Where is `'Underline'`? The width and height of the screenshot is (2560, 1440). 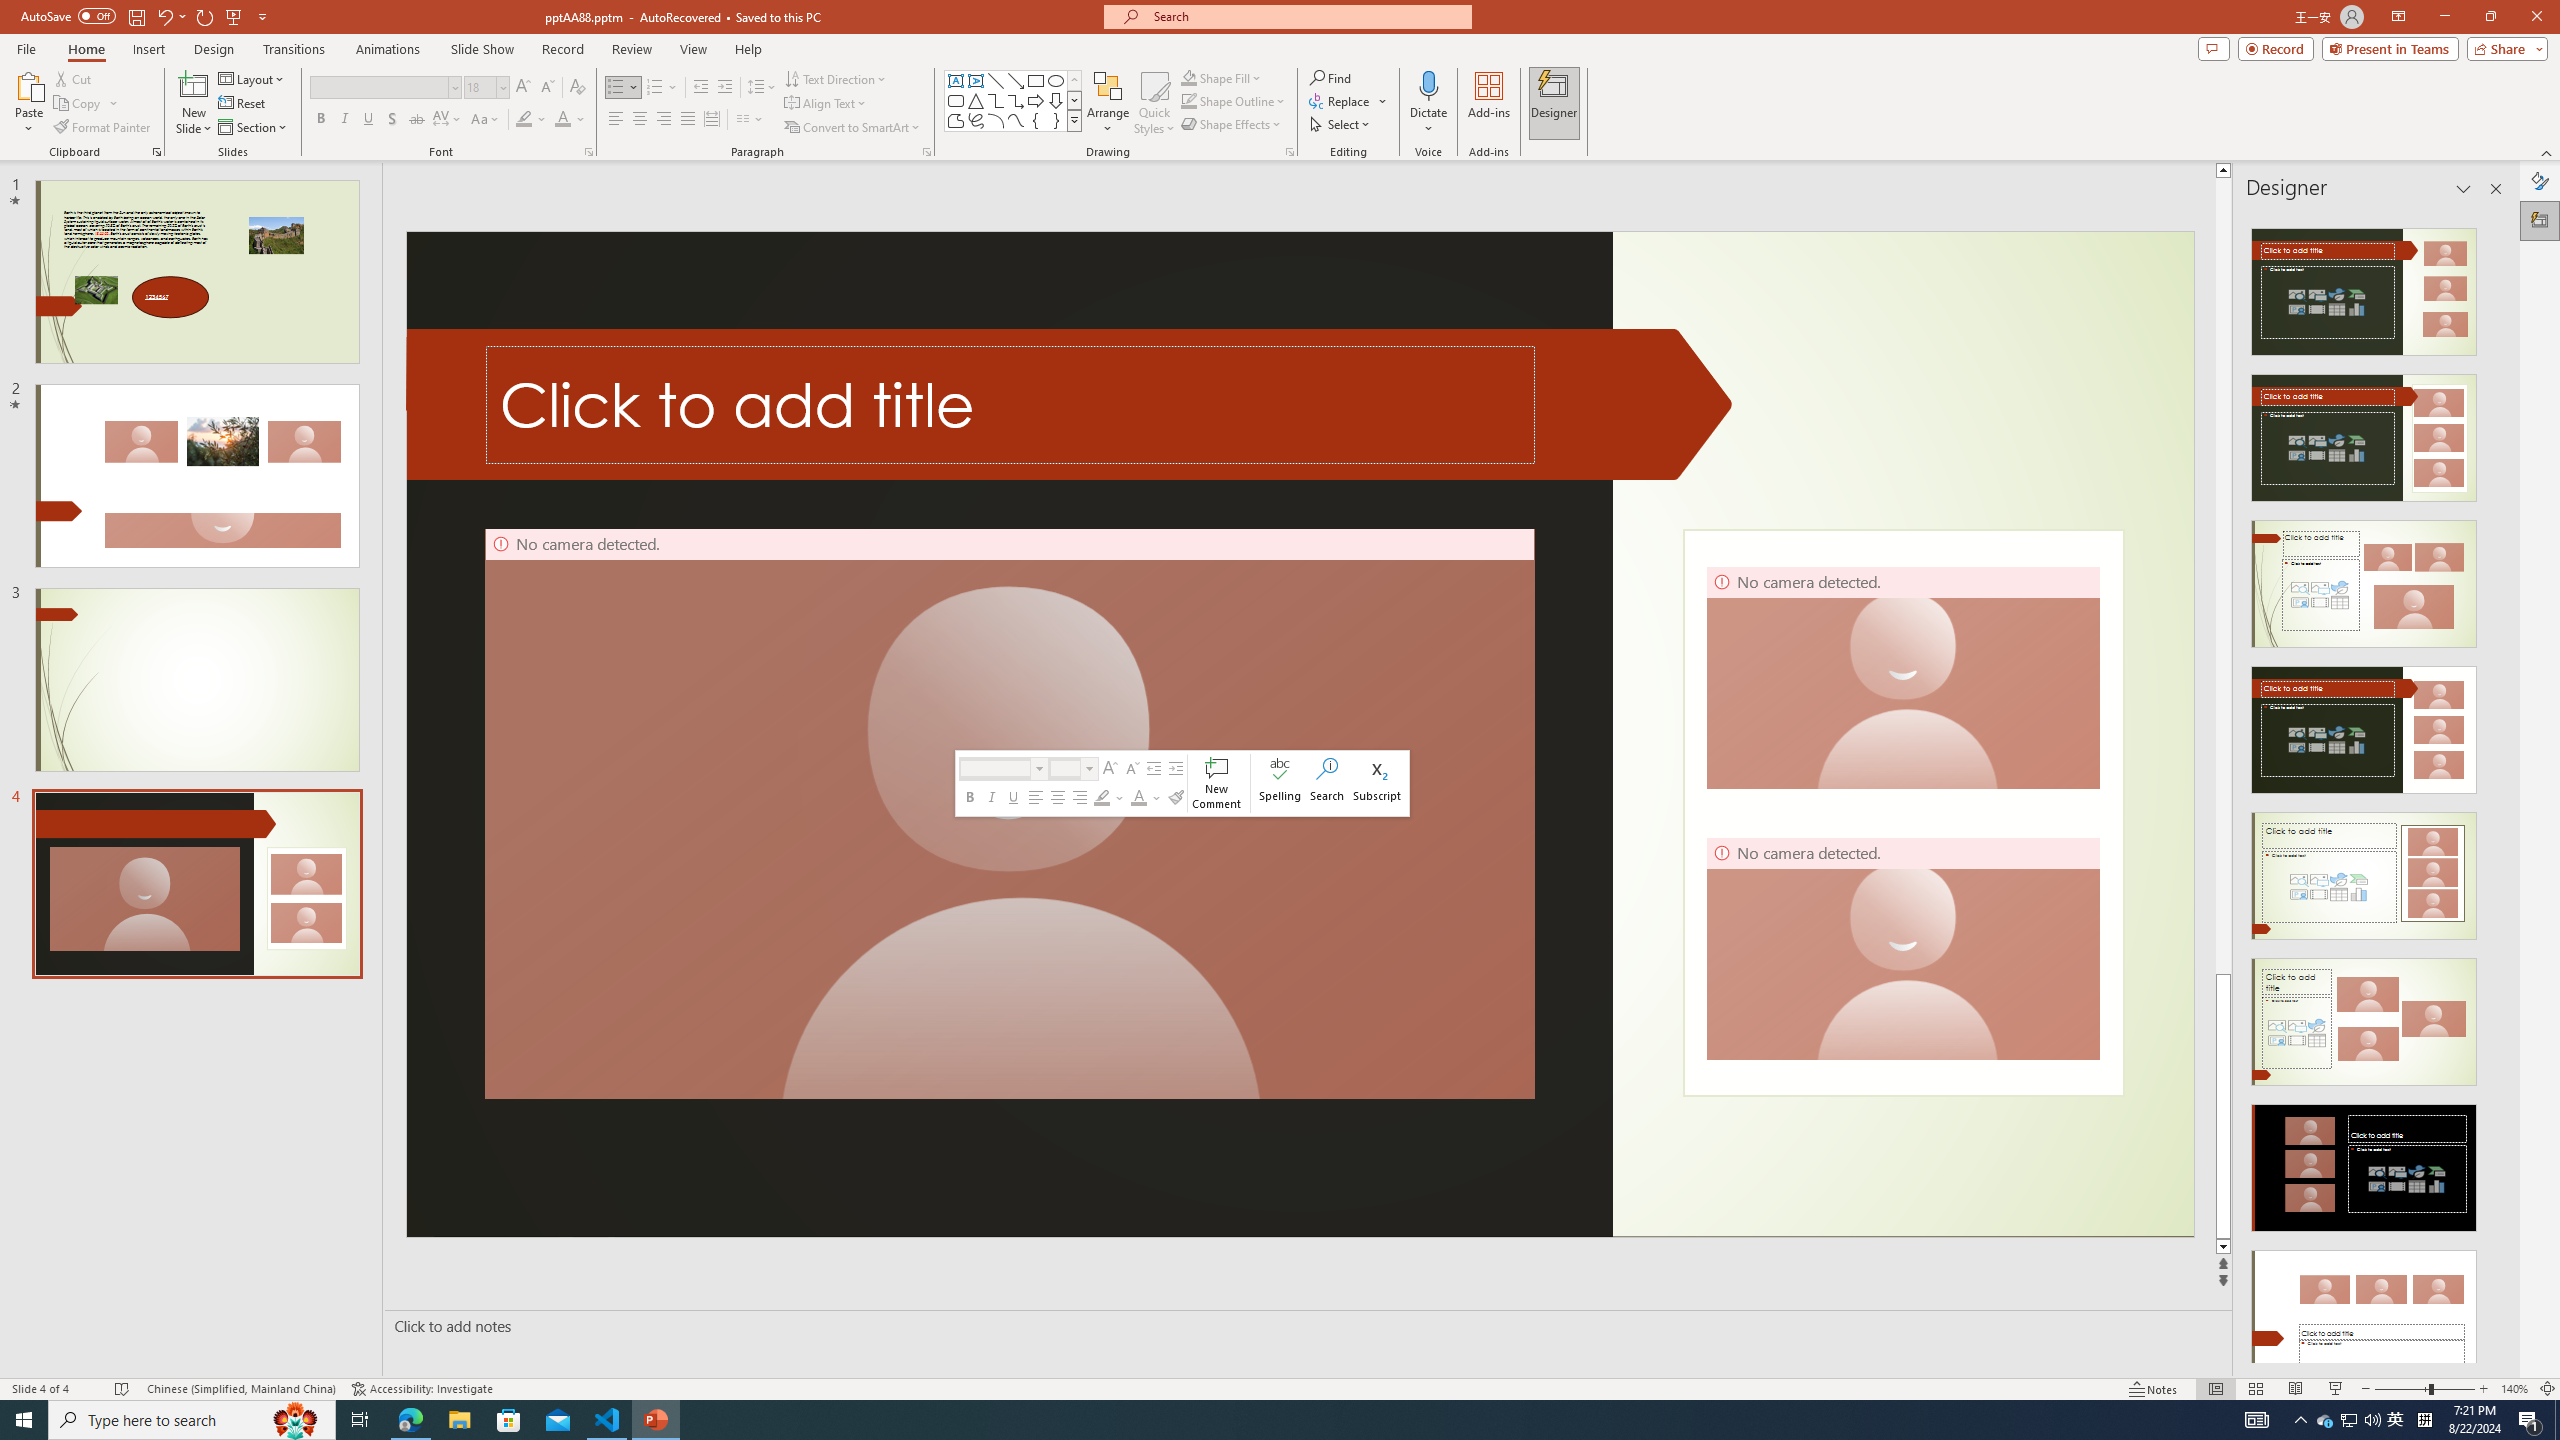 'Underline' is located at coordinates (367, 118).